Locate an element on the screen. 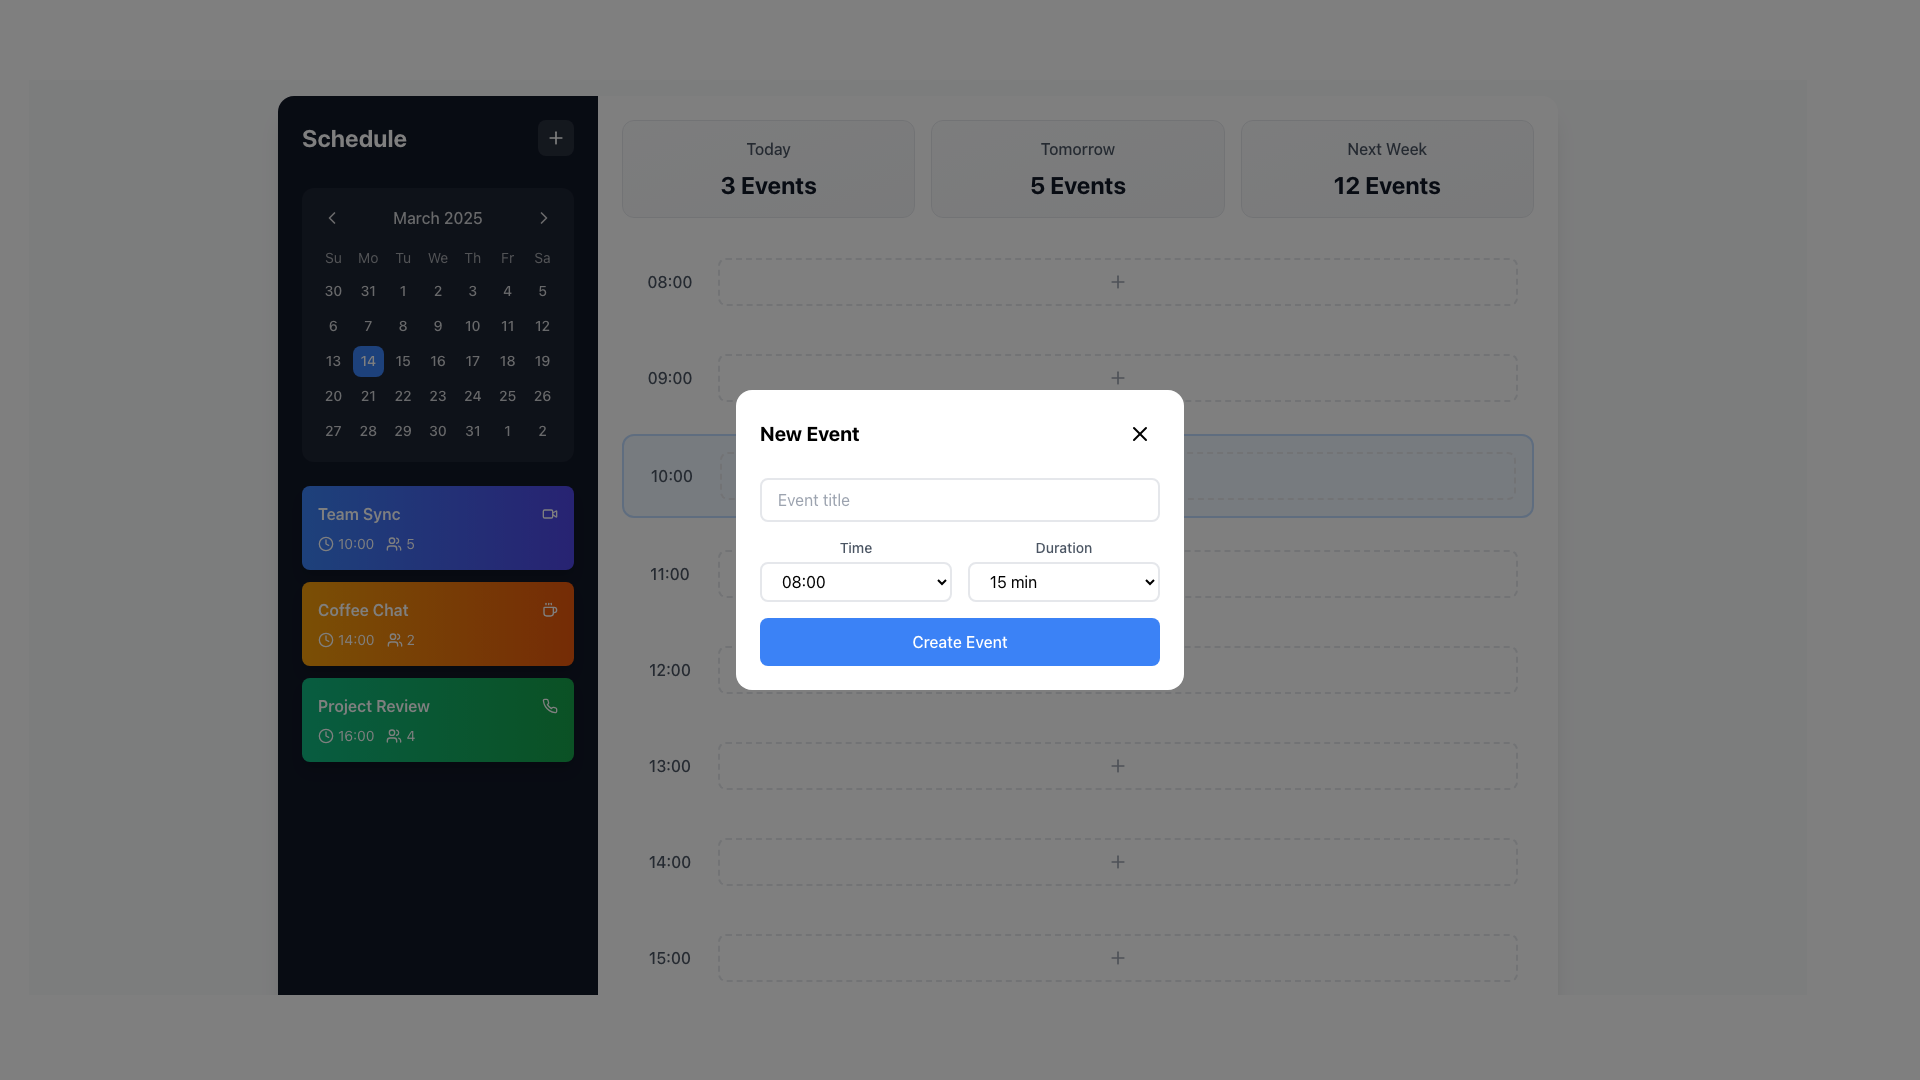 This screenshot has width=1920, height=1080. the first available time slot in the scheduler at 08:00 is located at coordinates (1077, 281).